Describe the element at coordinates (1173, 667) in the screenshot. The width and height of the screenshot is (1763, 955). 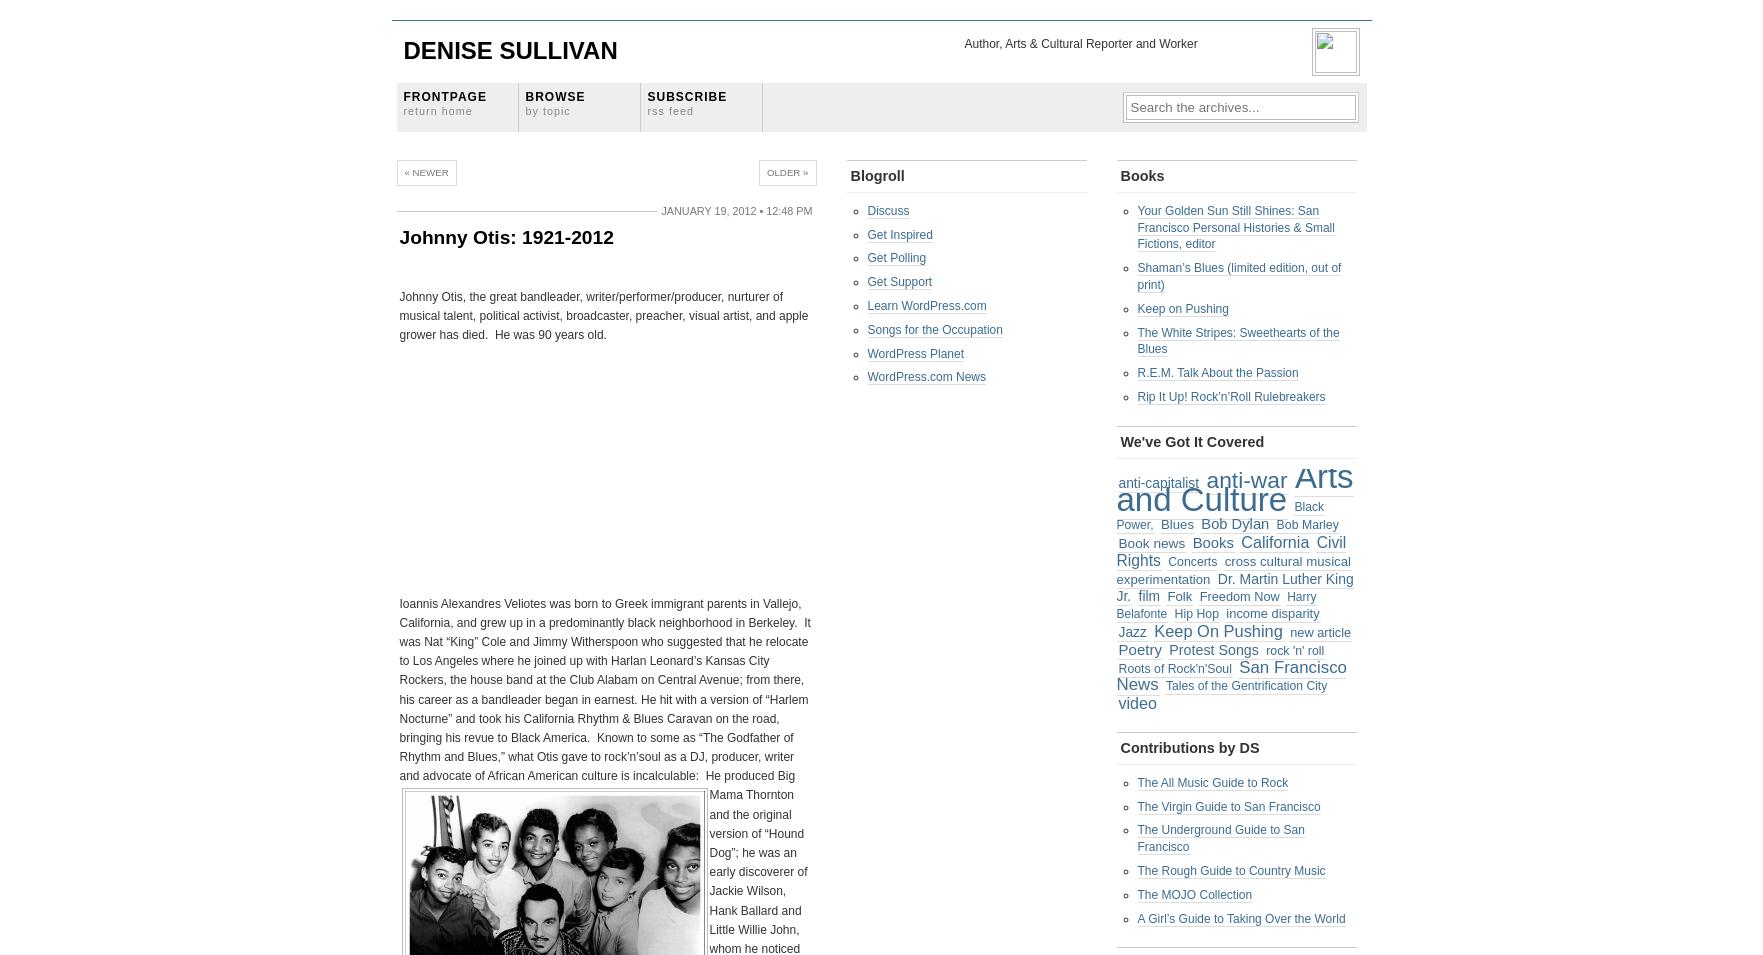
I see `'Roots of Rock'n'Soul'` at that location.